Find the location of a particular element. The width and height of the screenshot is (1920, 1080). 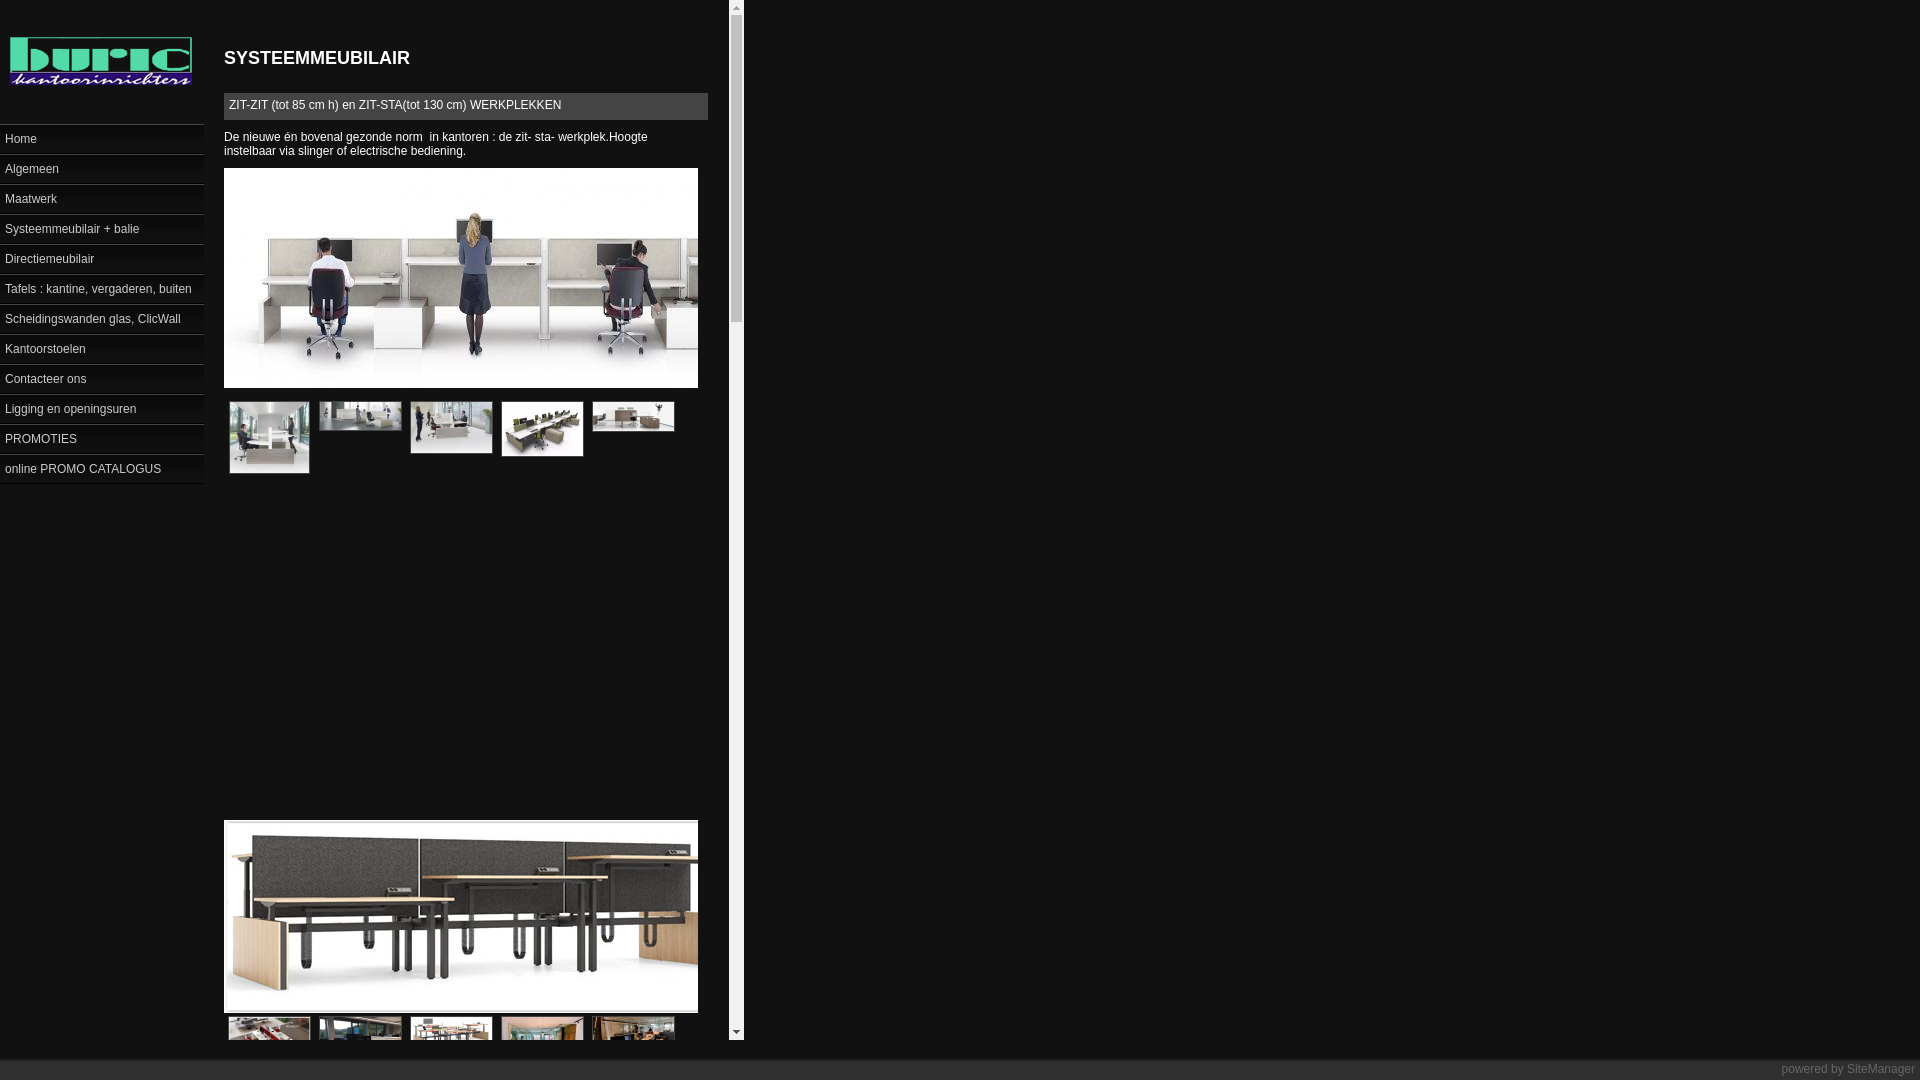

'Tafels : kantine, vergaderen, buiten' is located at coordinates (0, 288).